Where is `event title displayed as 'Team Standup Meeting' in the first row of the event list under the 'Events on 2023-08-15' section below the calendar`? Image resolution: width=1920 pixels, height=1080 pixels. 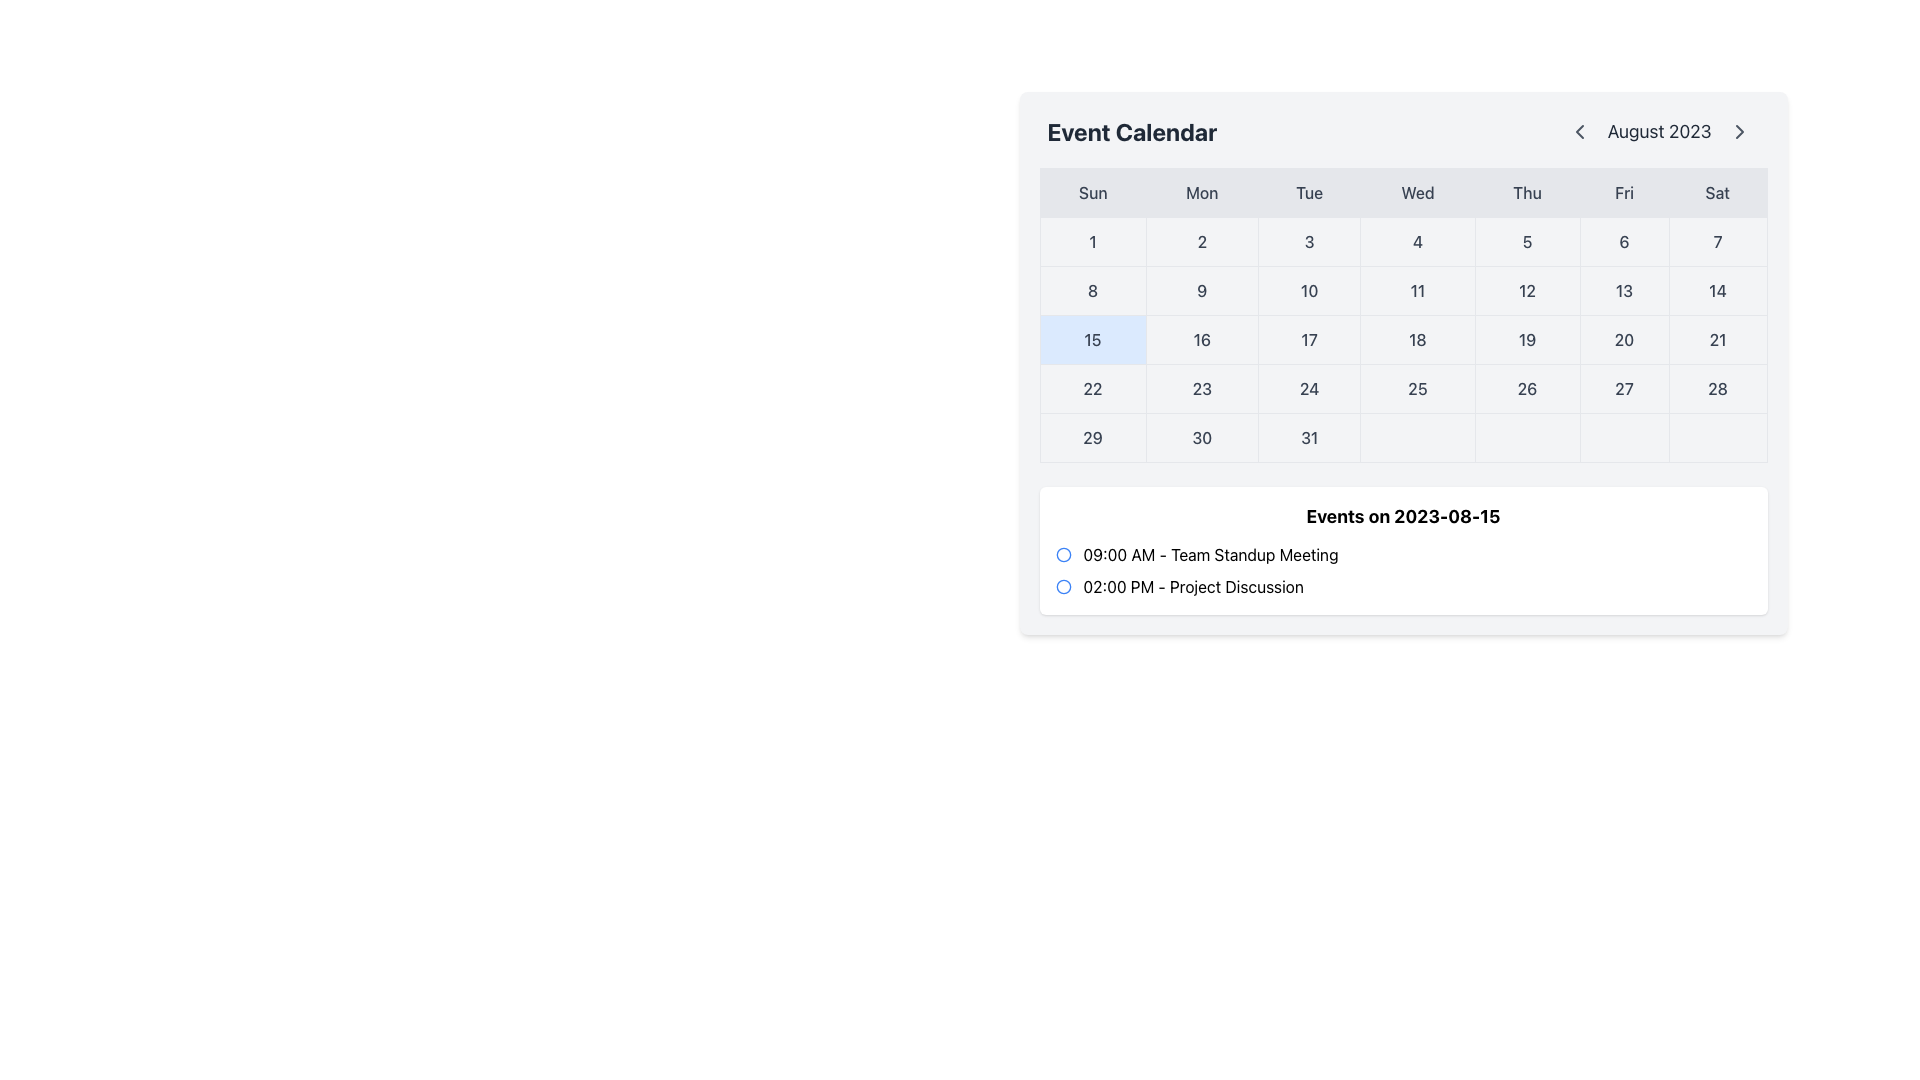
event title displayed as 'Team Standup Meeting' in the first row of the event list under the 'Events on 2023-08-15' section below the calendar is located at coordinates (1209, 555).